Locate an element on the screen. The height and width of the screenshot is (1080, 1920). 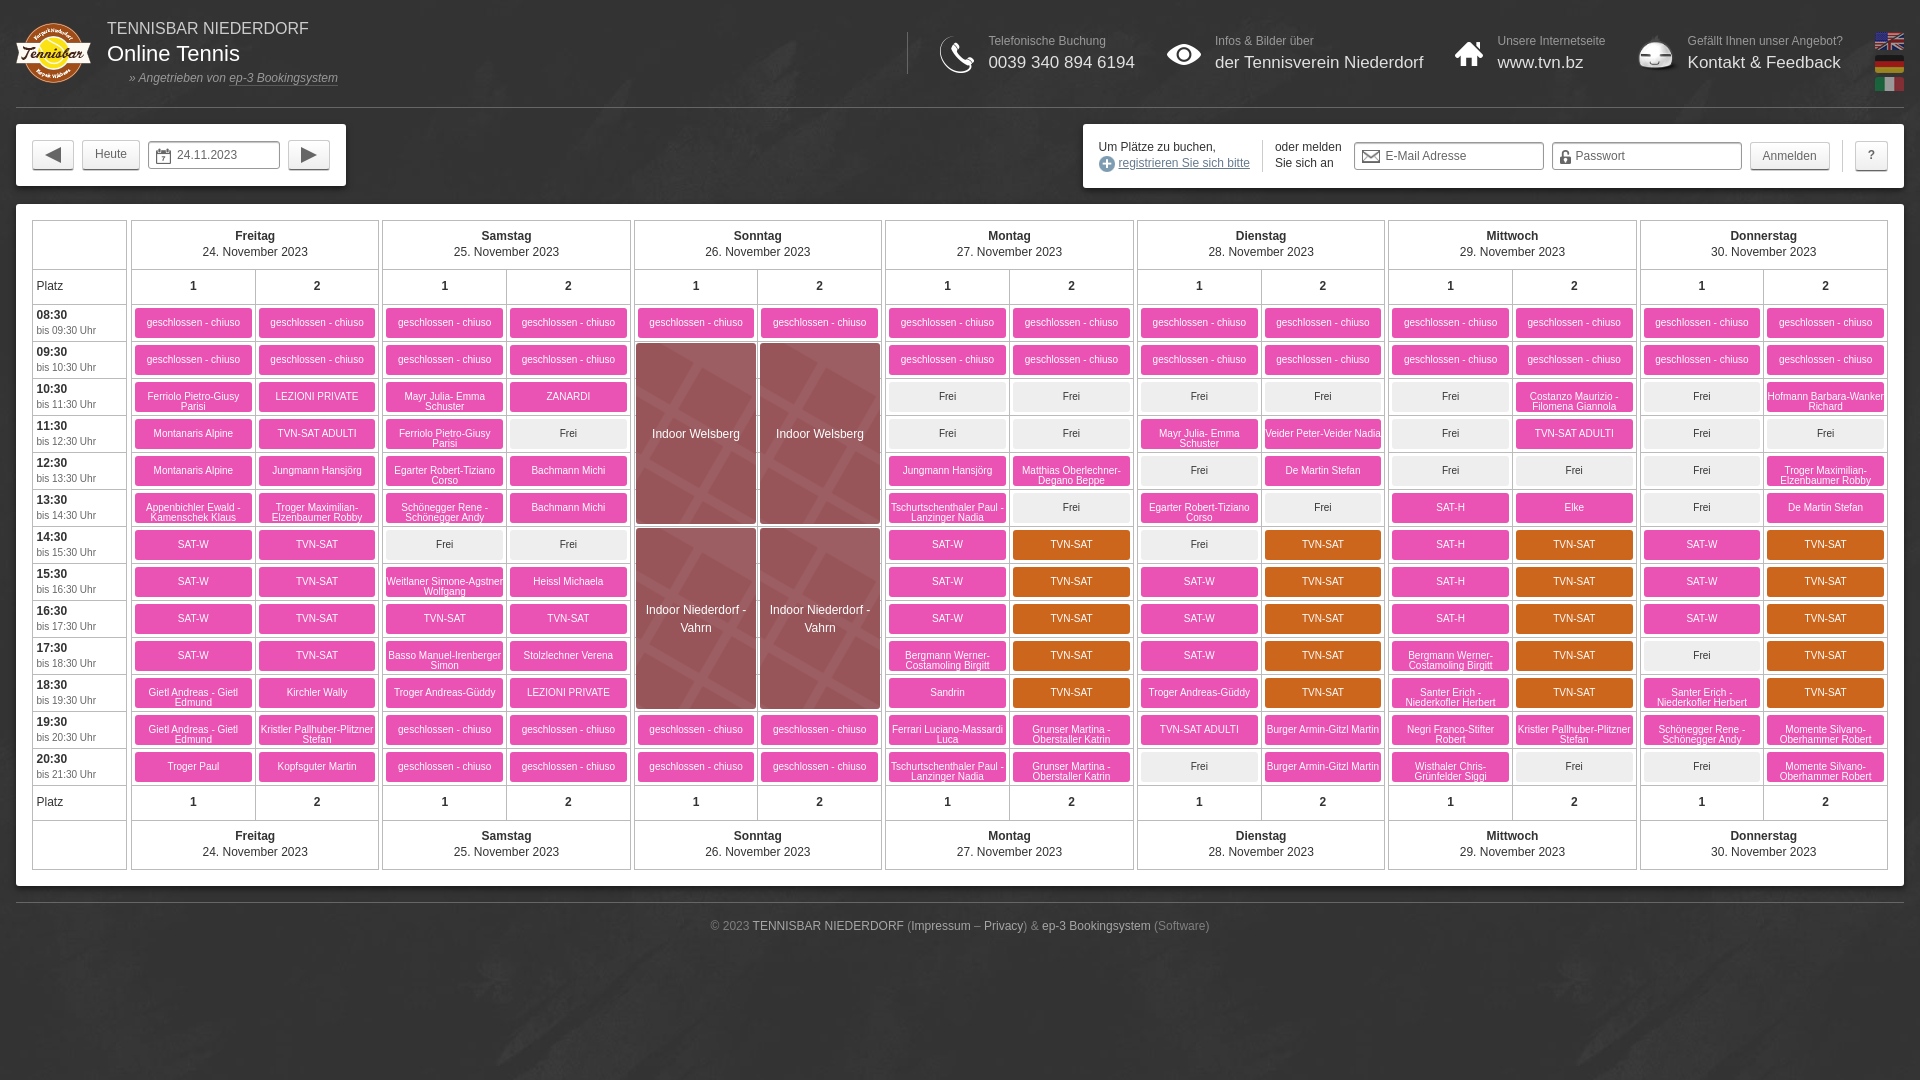
'Bachmann Michi' is located at coordinates (567, 470).